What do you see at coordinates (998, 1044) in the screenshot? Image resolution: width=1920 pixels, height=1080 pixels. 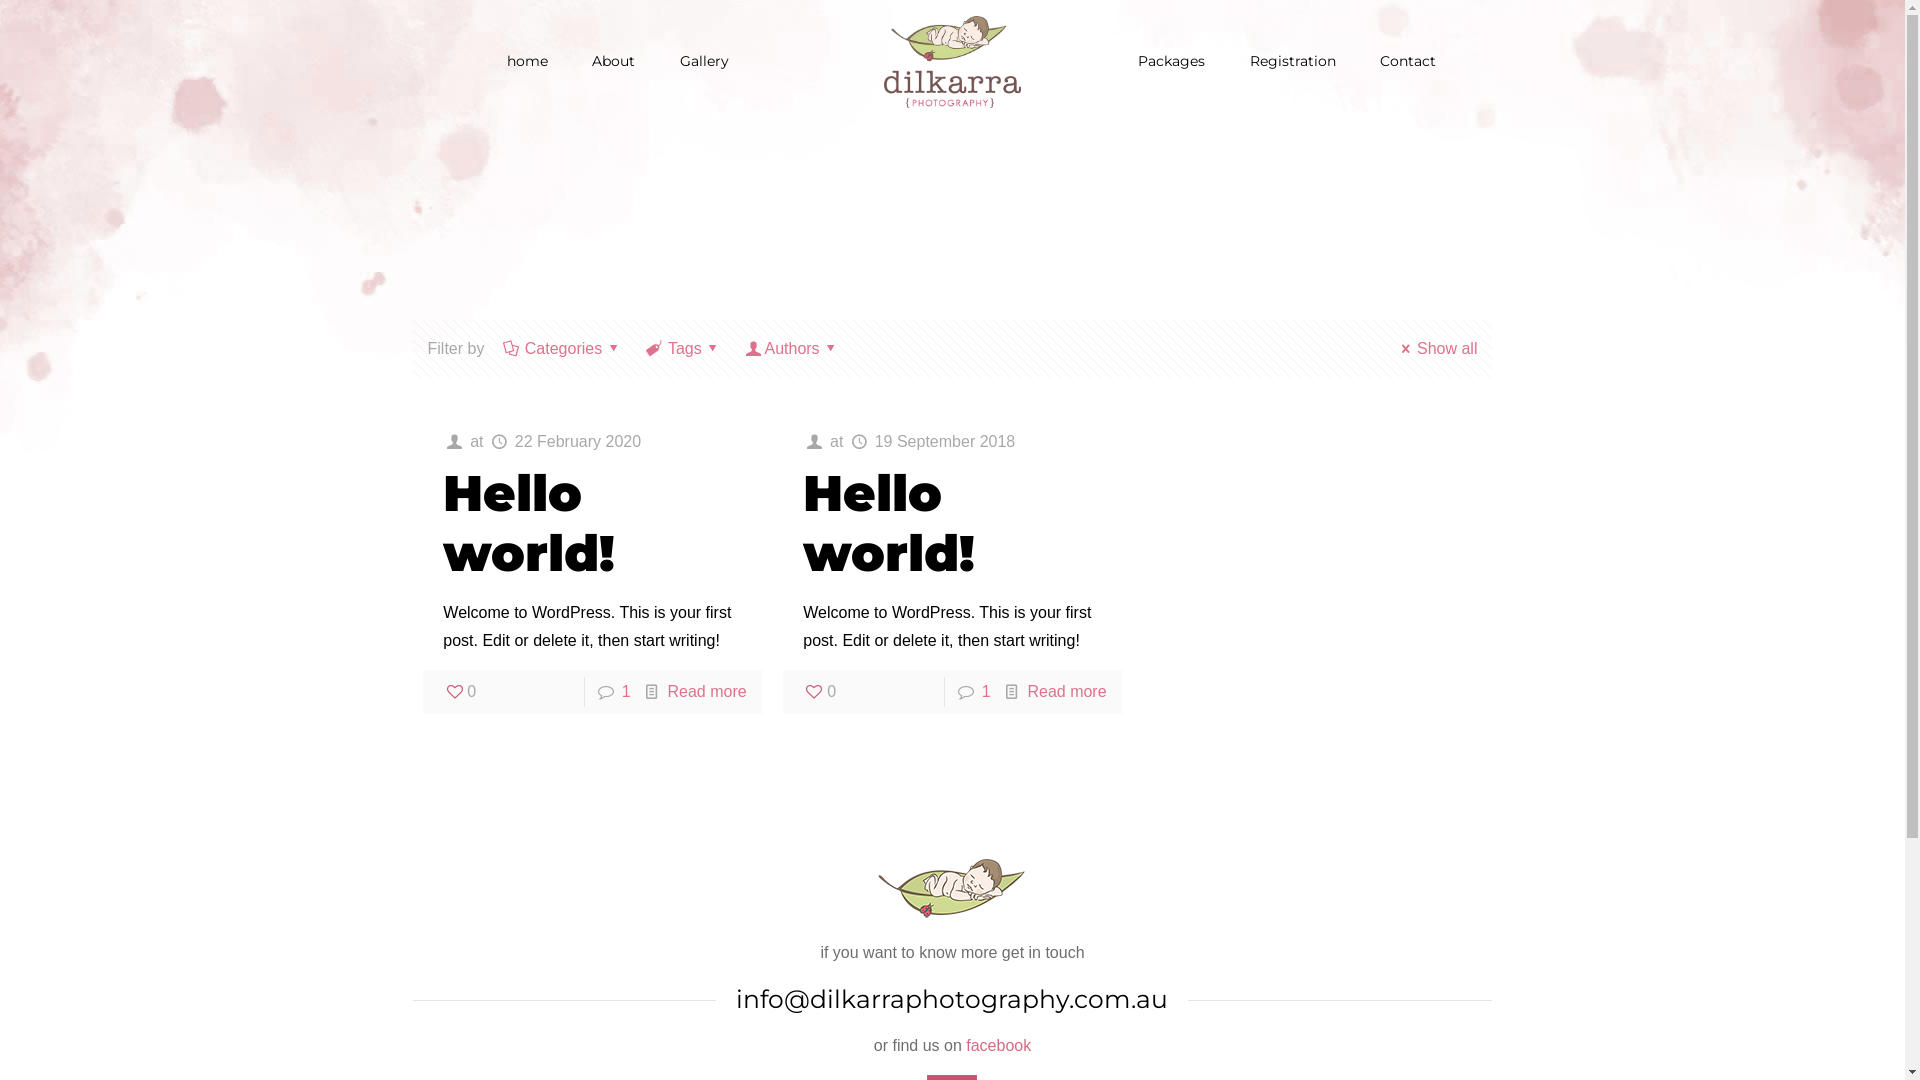 I see `'facebook'` at bounding box center [998, 1044].